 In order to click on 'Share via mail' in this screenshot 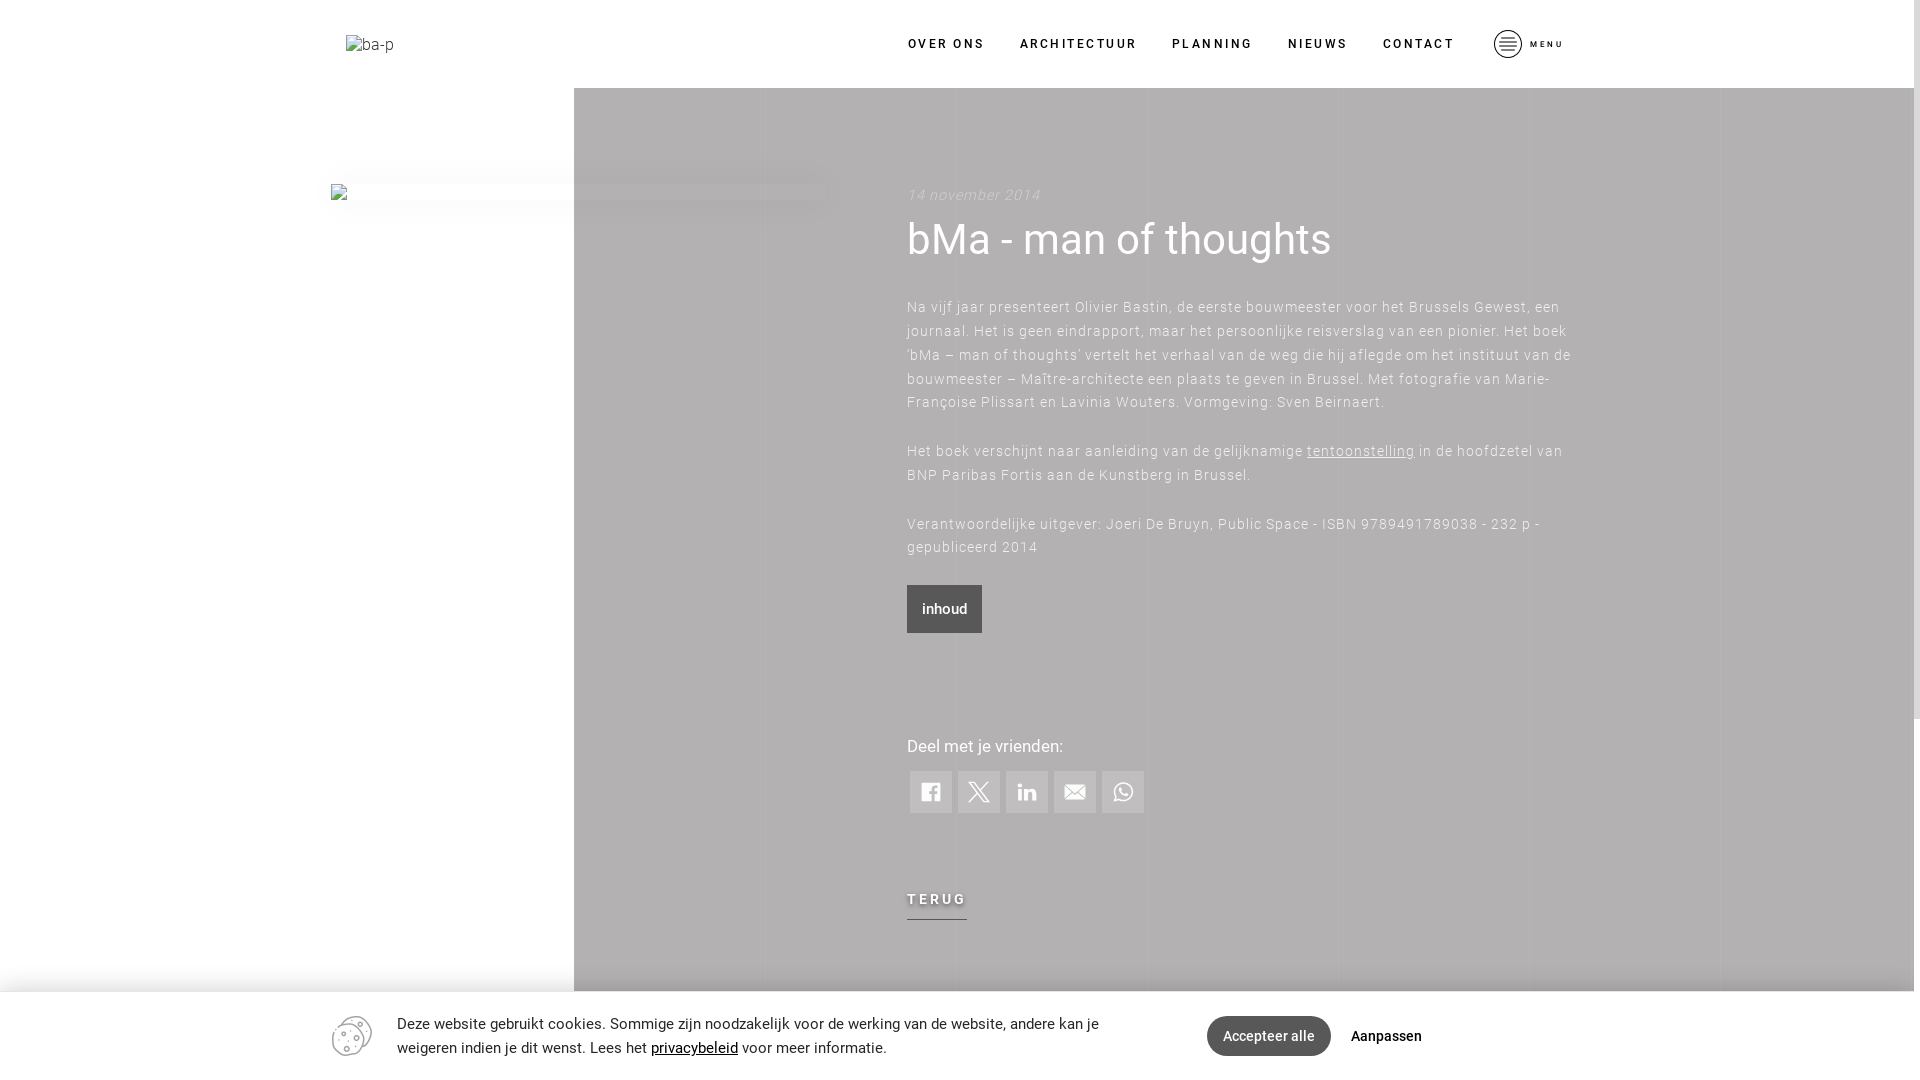, I will do `click(1074, 790)`.